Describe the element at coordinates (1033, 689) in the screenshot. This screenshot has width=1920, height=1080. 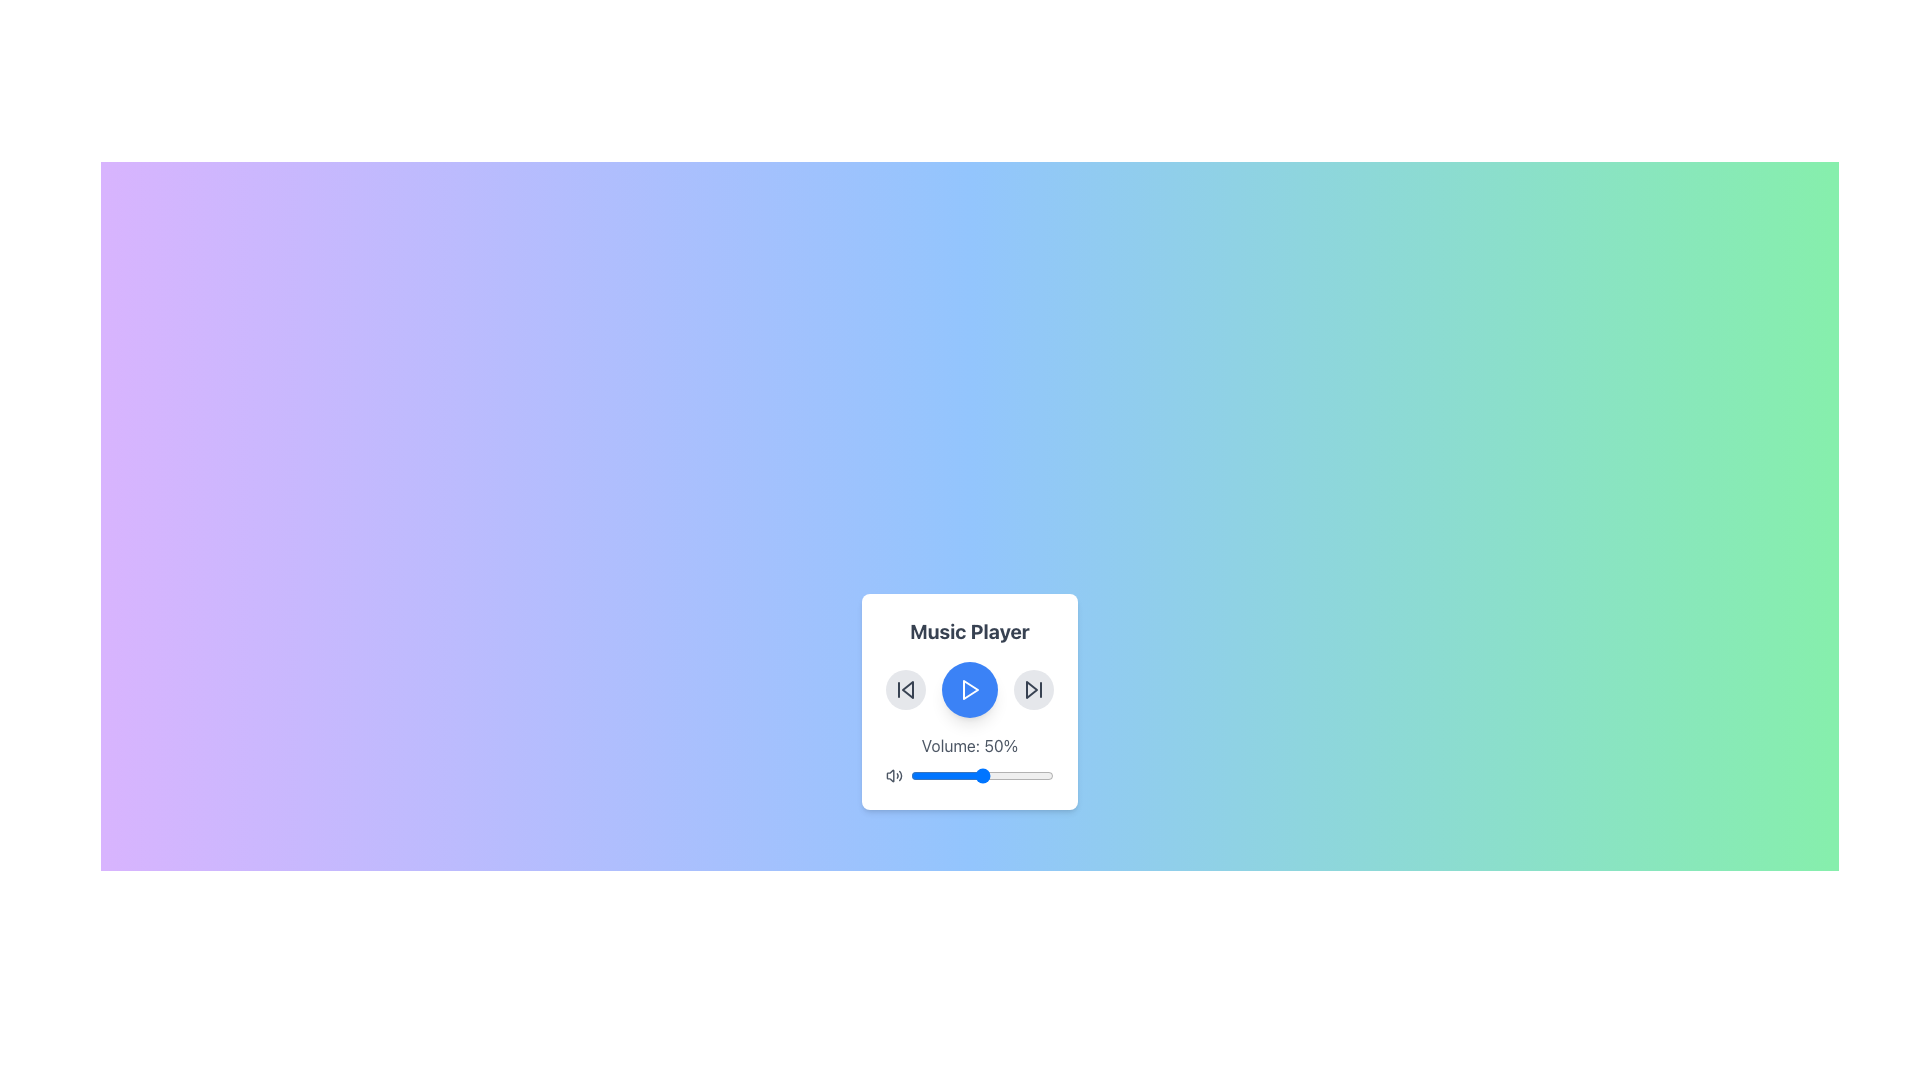
I see `the rightmost button in the top row of controls within the music player interface to skip to the next track` at that location.